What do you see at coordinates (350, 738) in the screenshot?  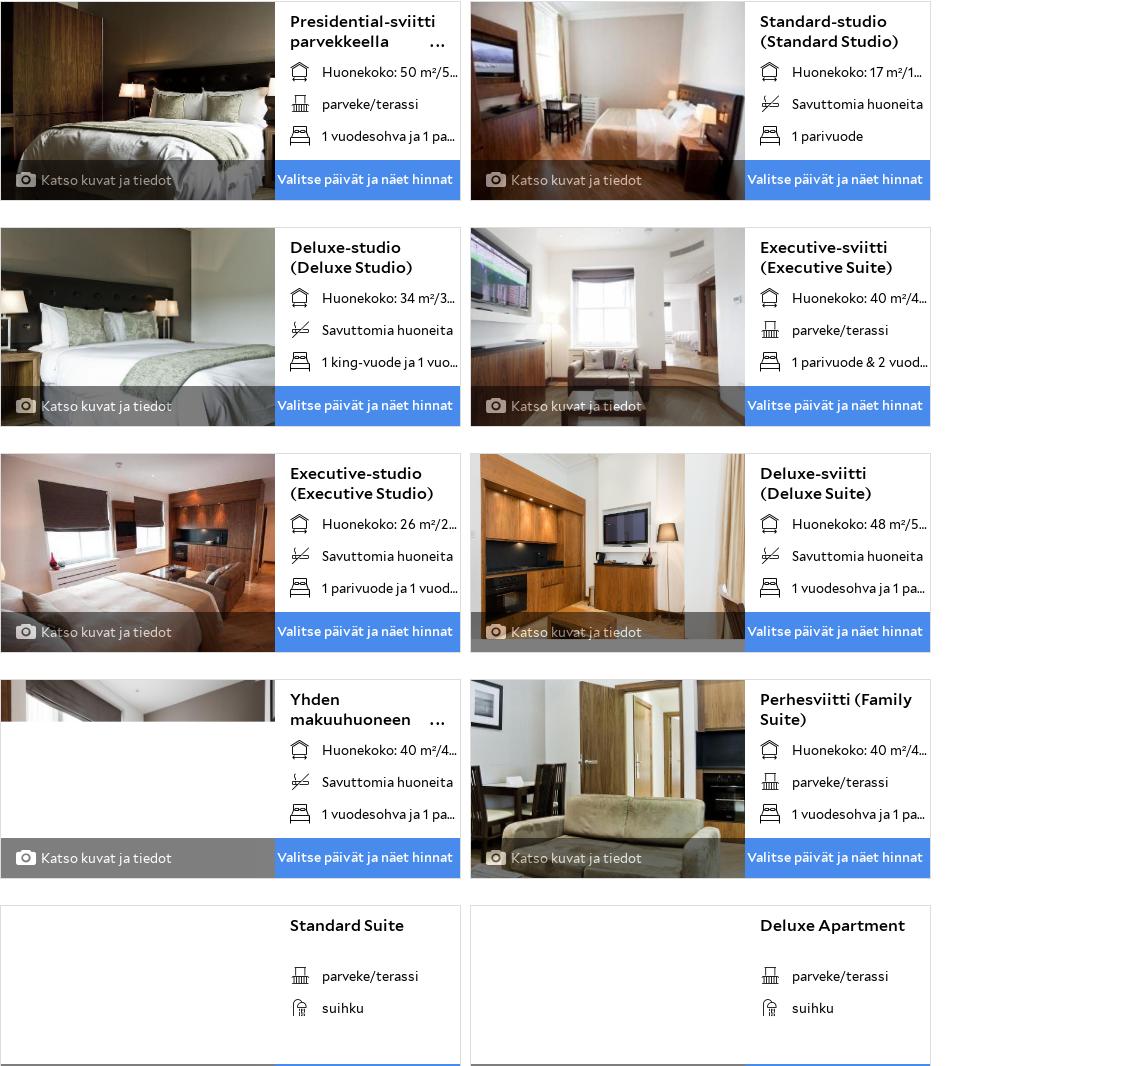 I see `'Yhden makuuhuoneen huoneisto (One Bedroom Apartment)'` at bounding box center [350, 738].